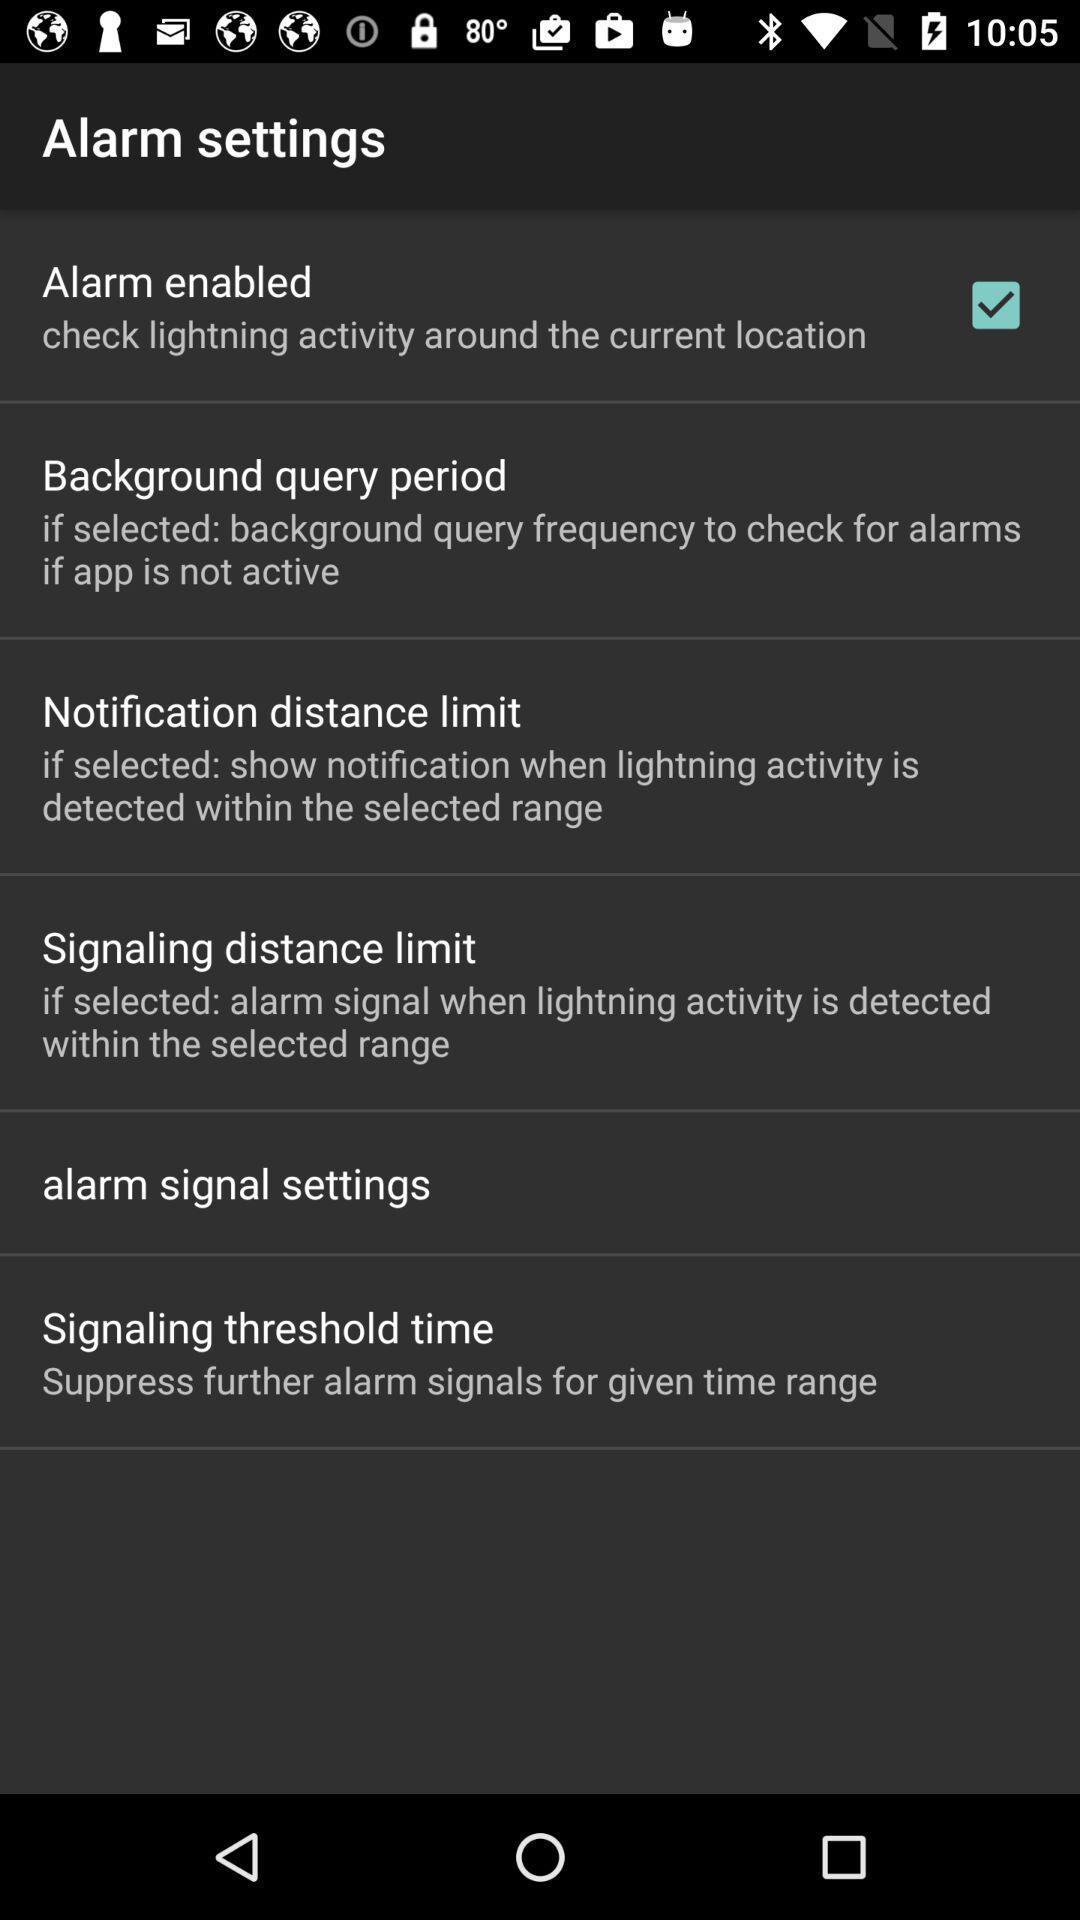 The height and width of the screenshot is (1920, 1080). What do you see at coordinates (459, 1379) in the screenshot?
I see `suppress further alarm icon` at bounding box center [459, 1379].